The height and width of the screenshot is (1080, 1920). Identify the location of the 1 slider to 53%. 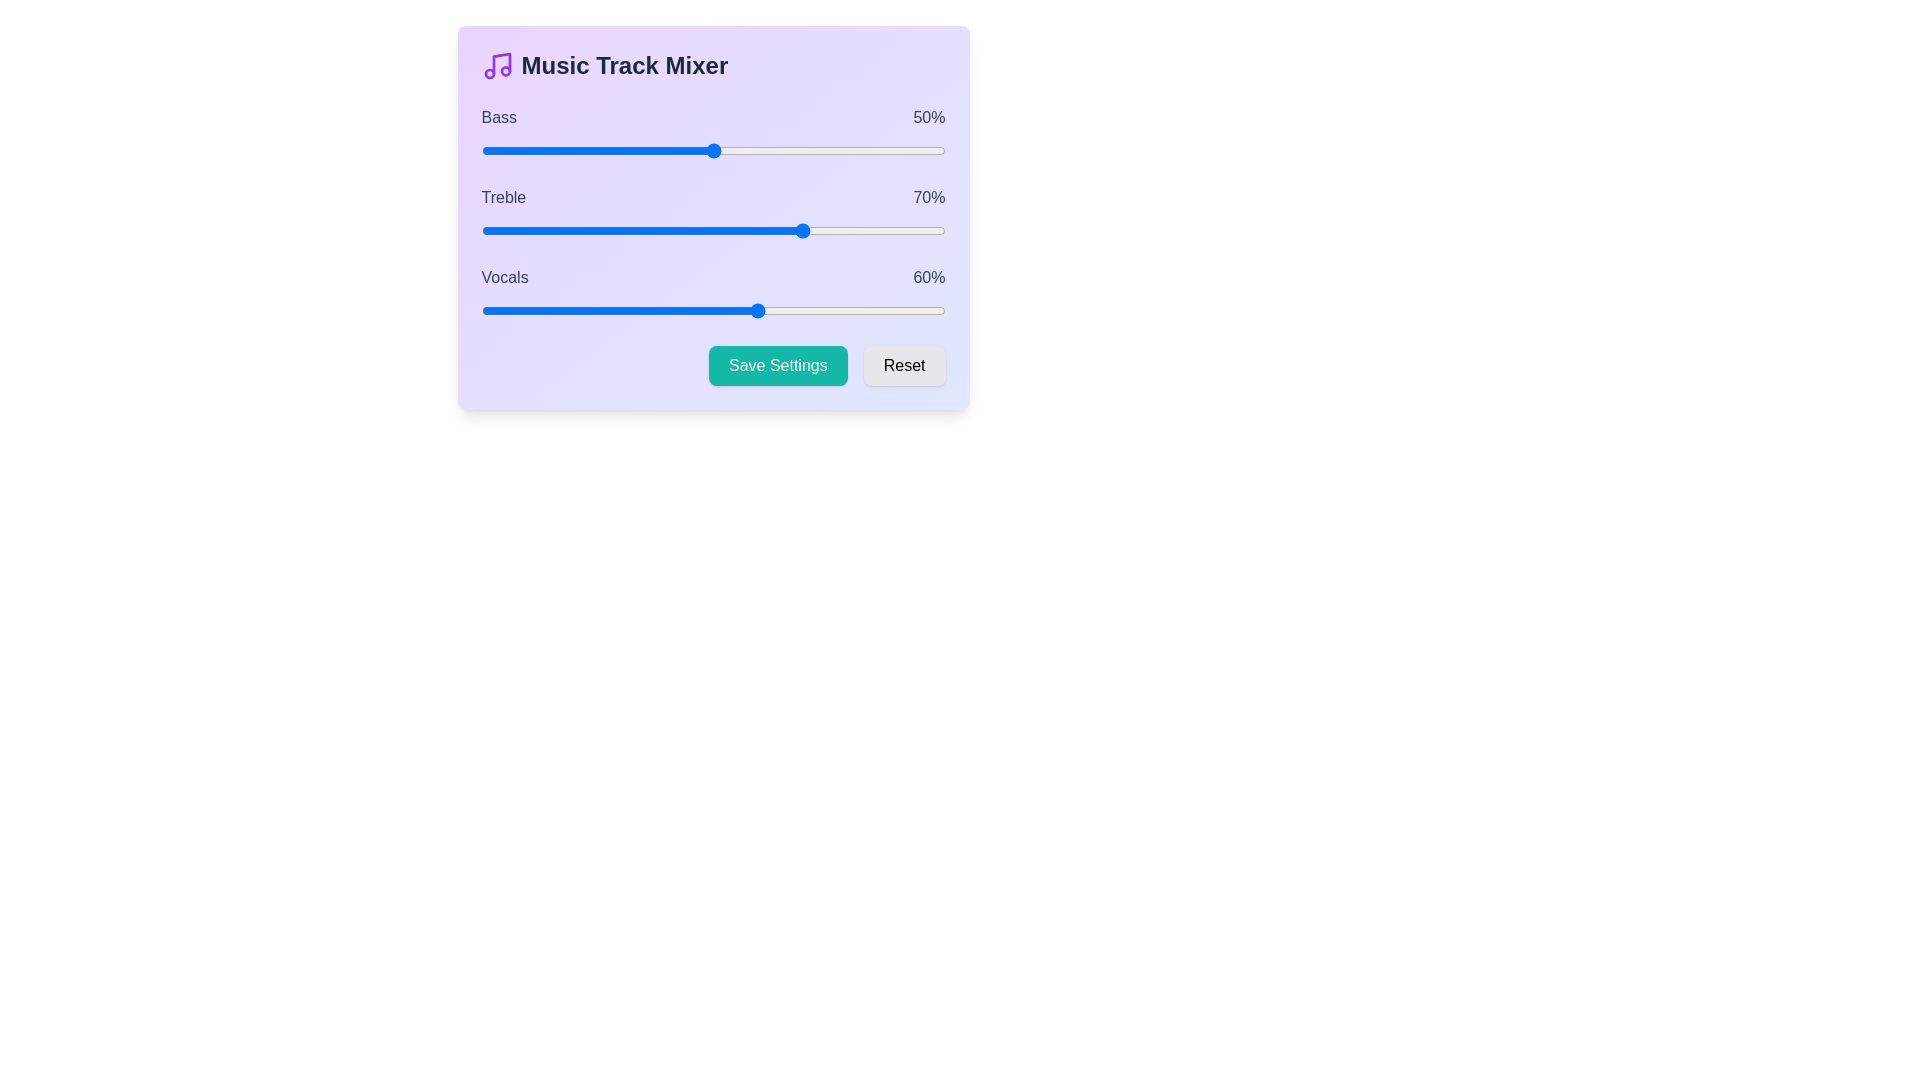
(726, 230).